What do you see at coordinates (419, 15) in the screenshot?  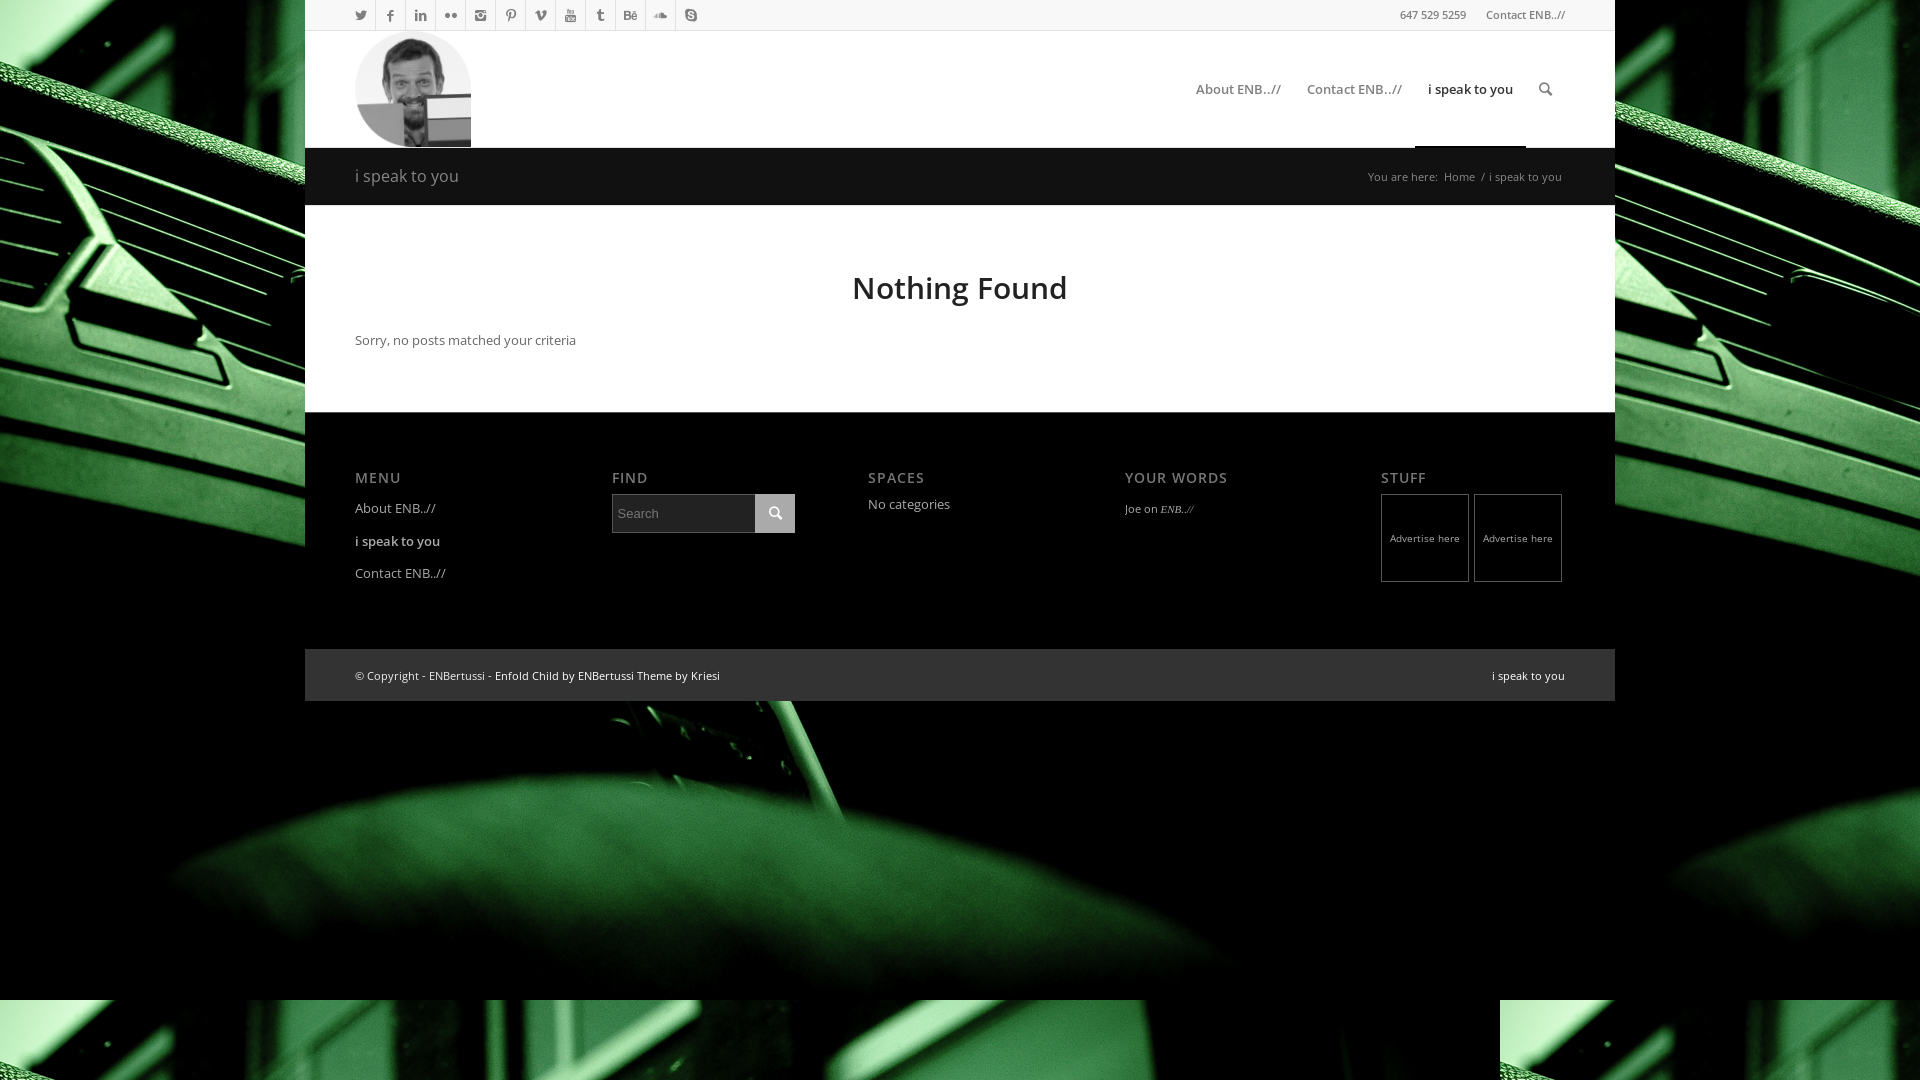 I see `'Linkedin'` at bounding box center [419, 15].